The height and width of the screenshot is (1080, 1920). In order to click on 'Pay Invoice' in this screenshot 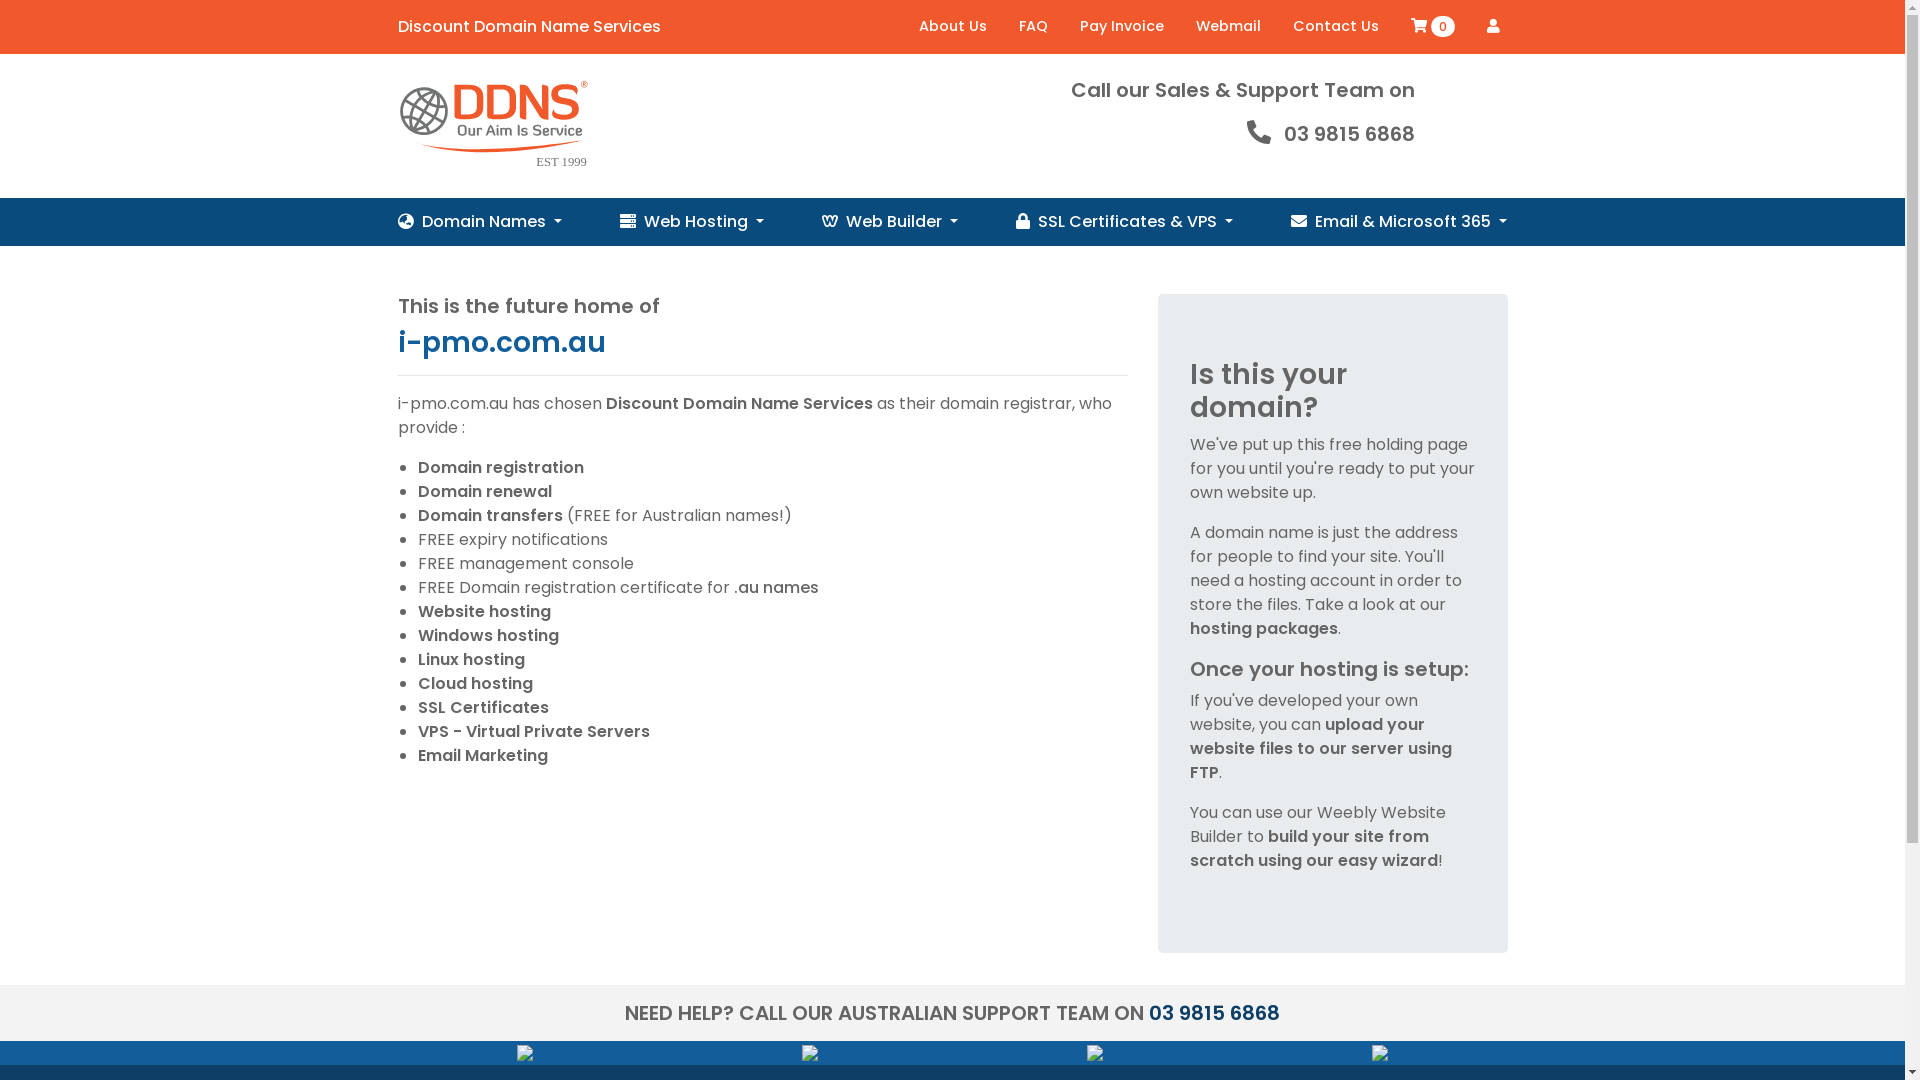, I will do `click(1122, 27)`.